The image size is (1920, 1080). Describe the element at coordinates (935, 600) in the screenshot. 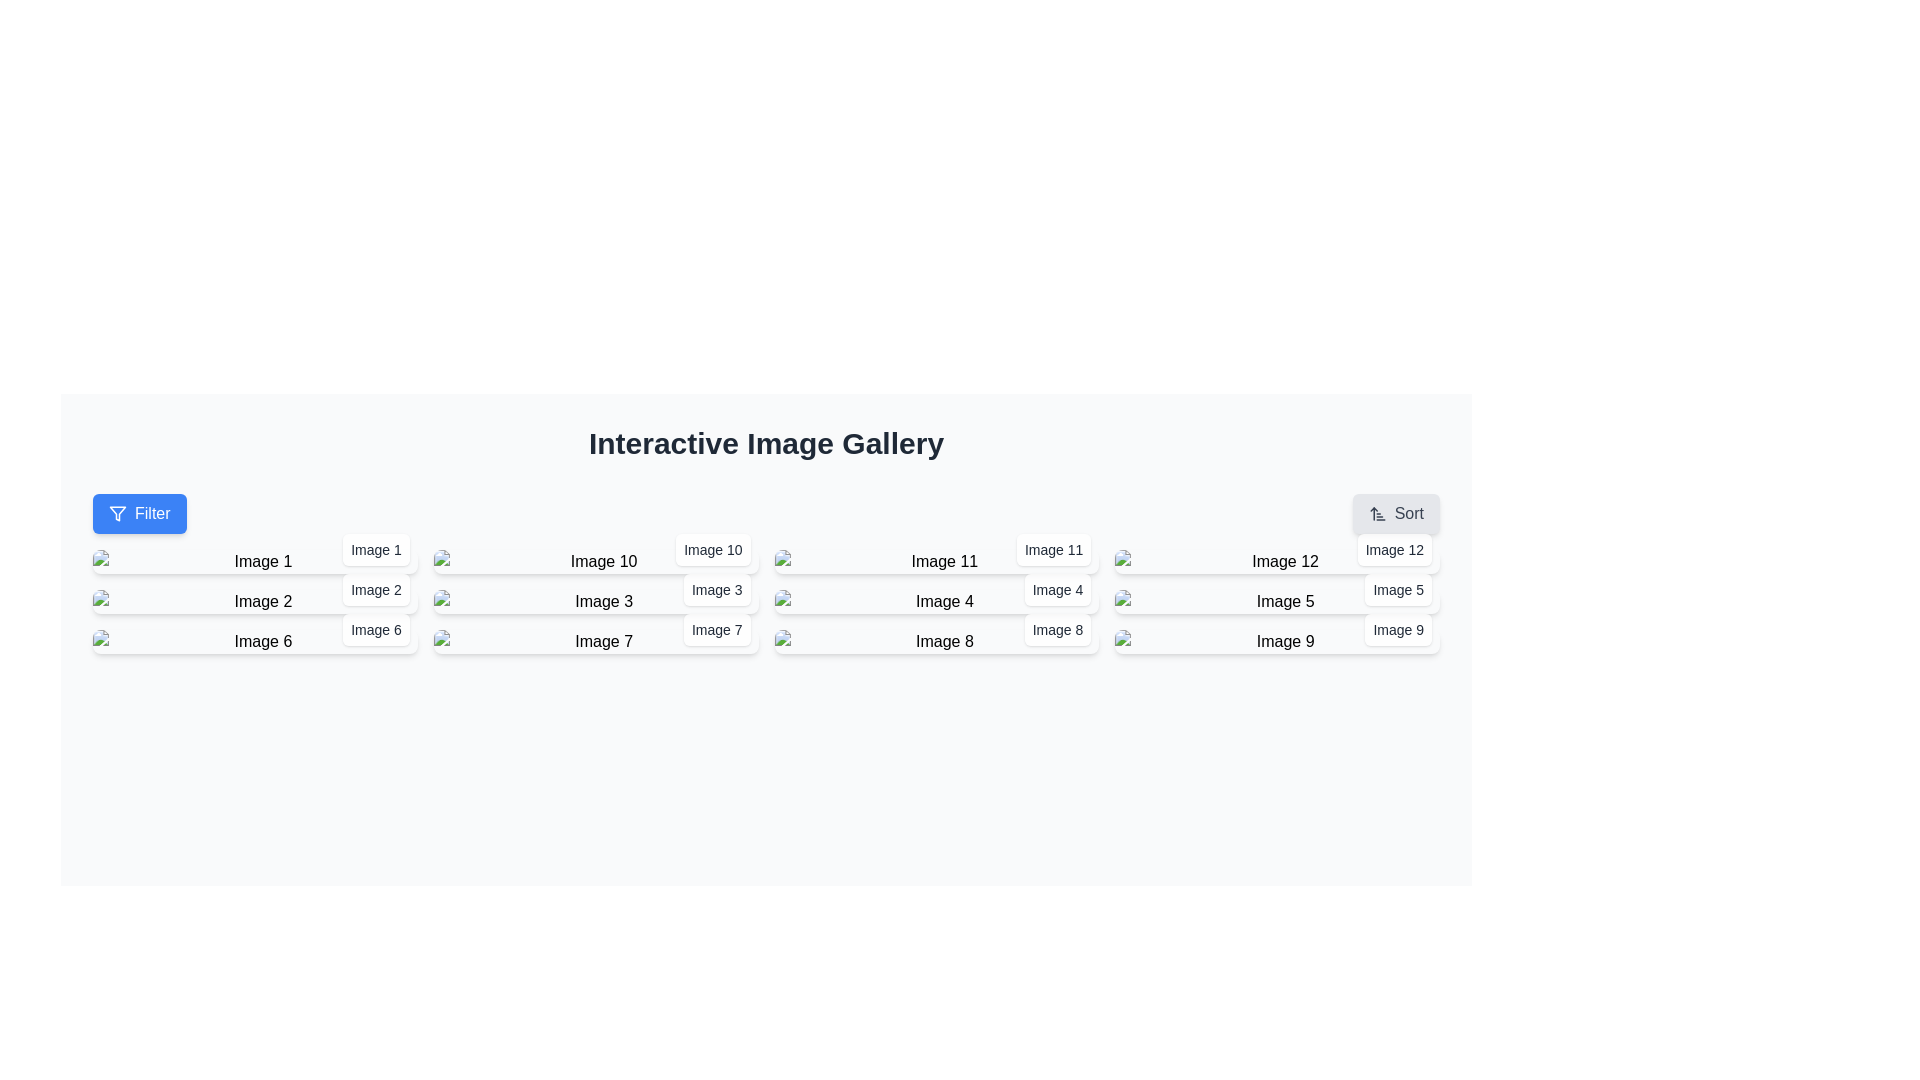

I see `the image labeled 'Image 4', which is the third image in the second row of a four-column grid layout, positioned below 'Image 11'` at that location.